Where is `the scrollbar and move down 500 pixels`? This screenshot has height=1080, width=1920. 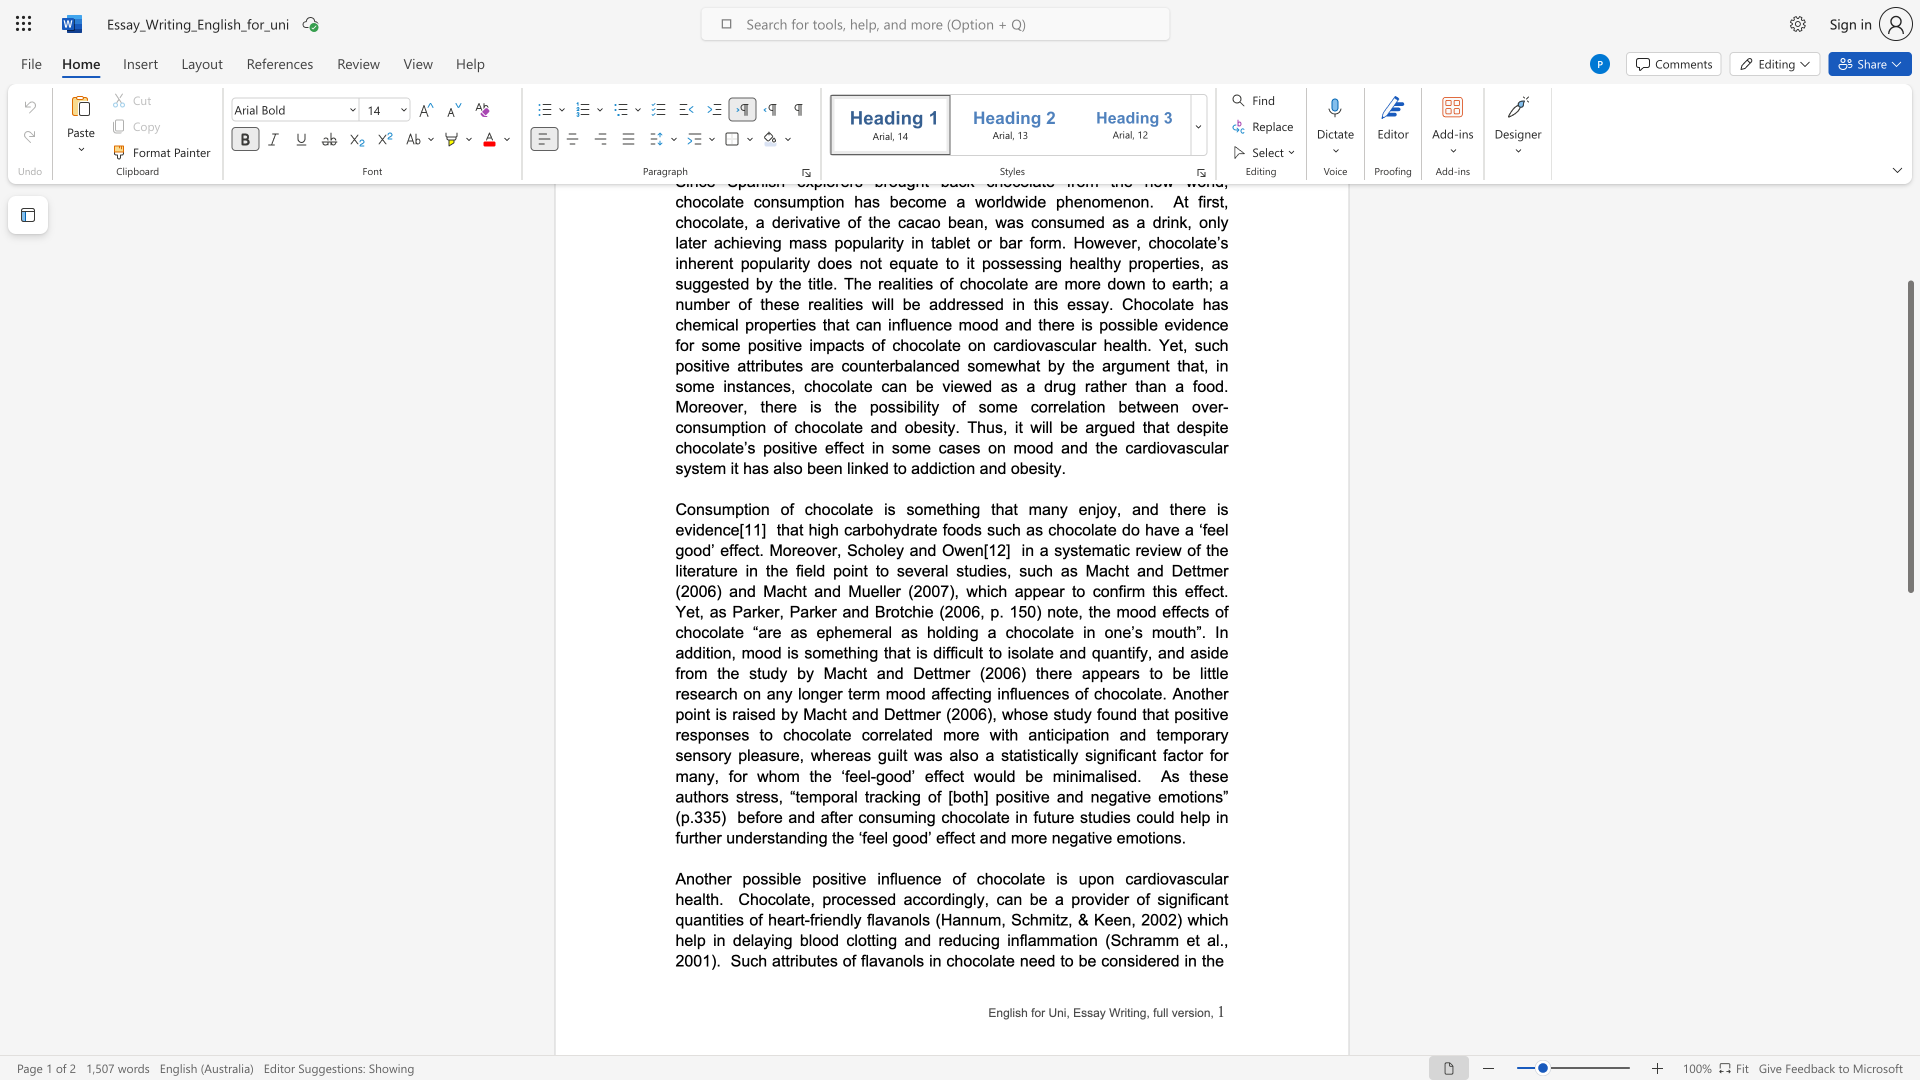
the scrollbar and move down 500 pixels is located at coordinates (1909, 436).